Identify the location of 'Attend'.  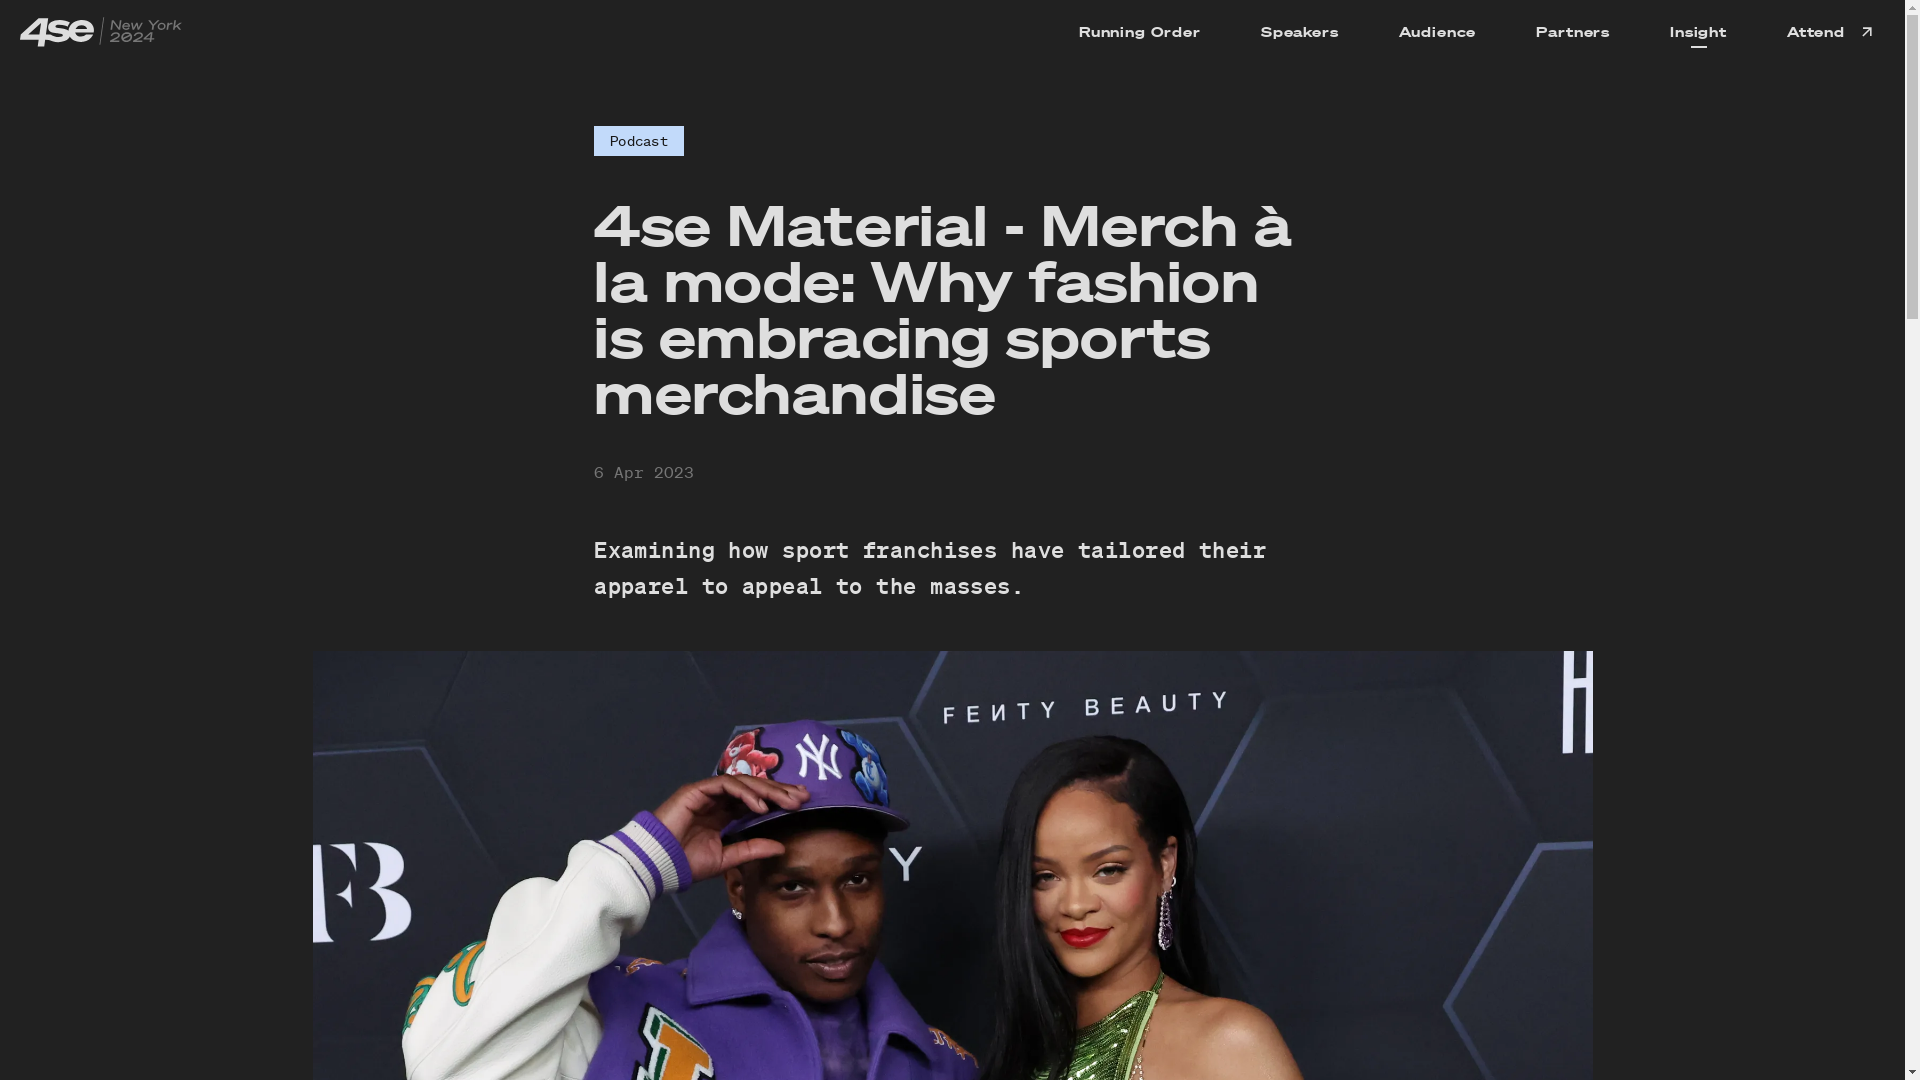
(1755, 31).